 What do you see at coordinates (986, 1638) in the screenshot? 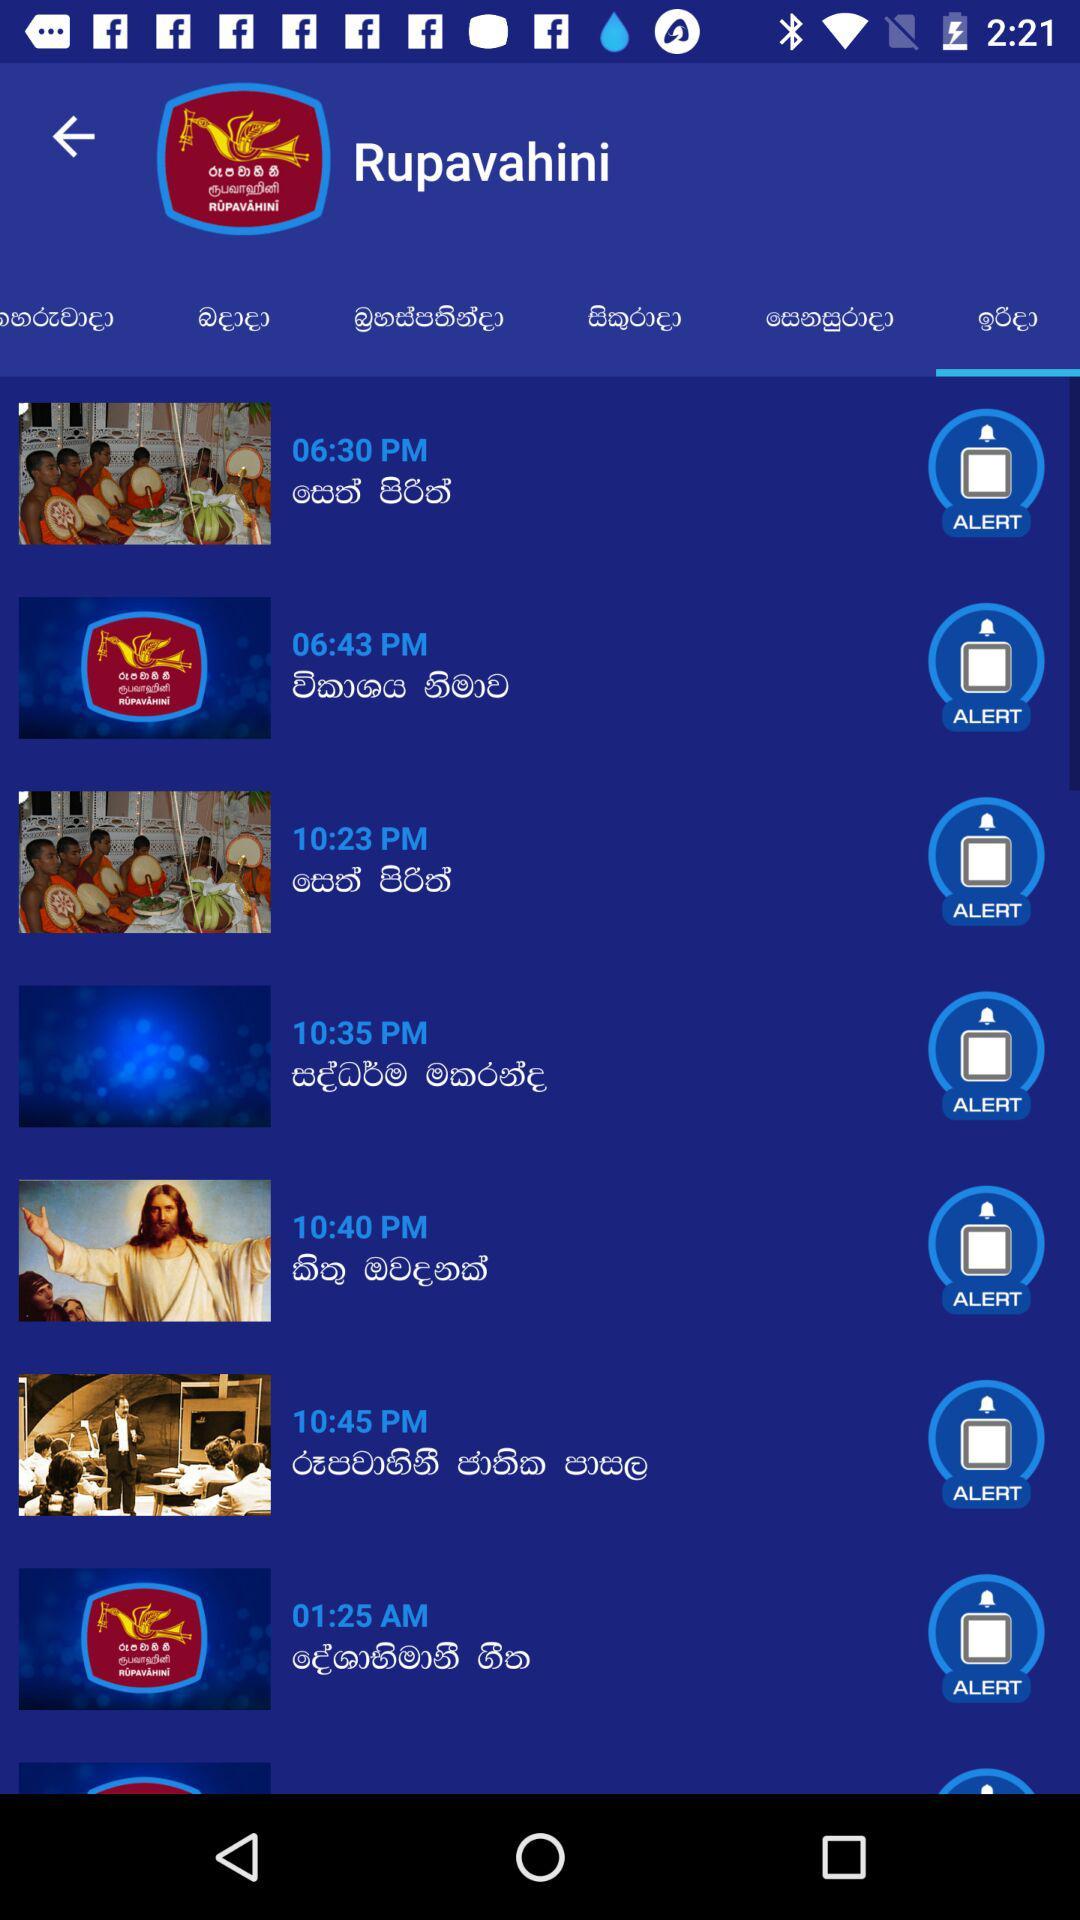
I see `the alert icon which is right to the 0125 am` at bounding box center [986, 1638].